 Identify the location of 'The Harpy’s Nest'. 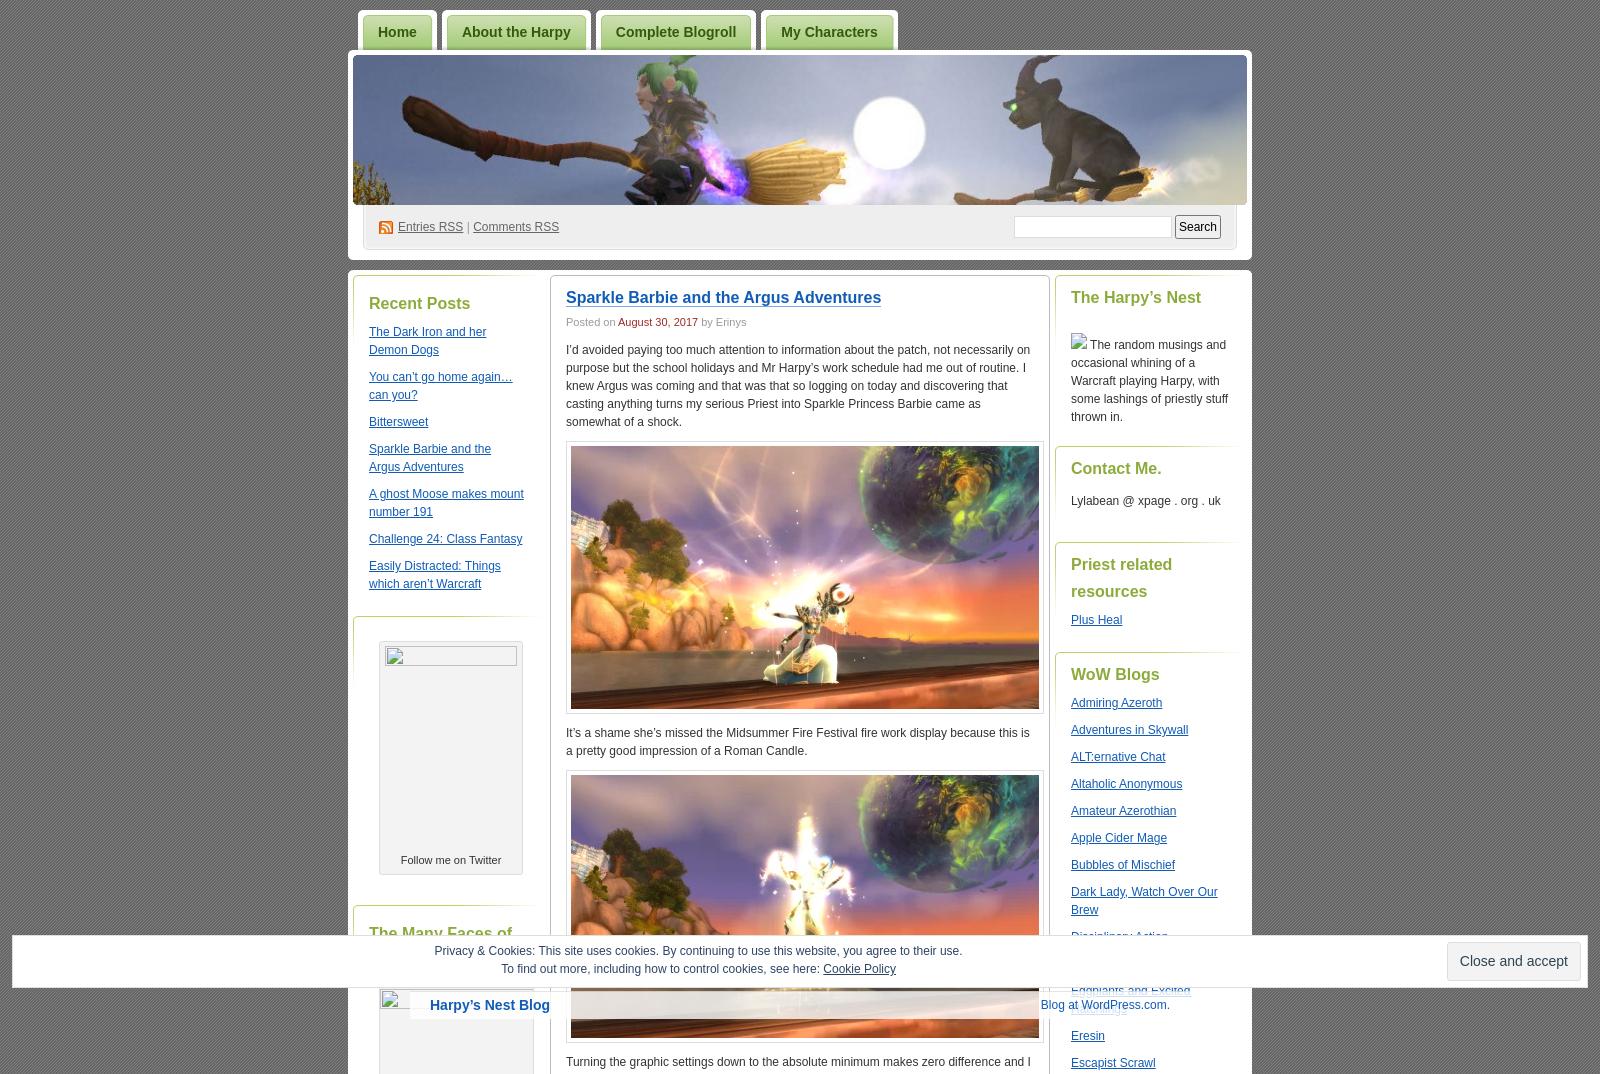
(1136, 297).